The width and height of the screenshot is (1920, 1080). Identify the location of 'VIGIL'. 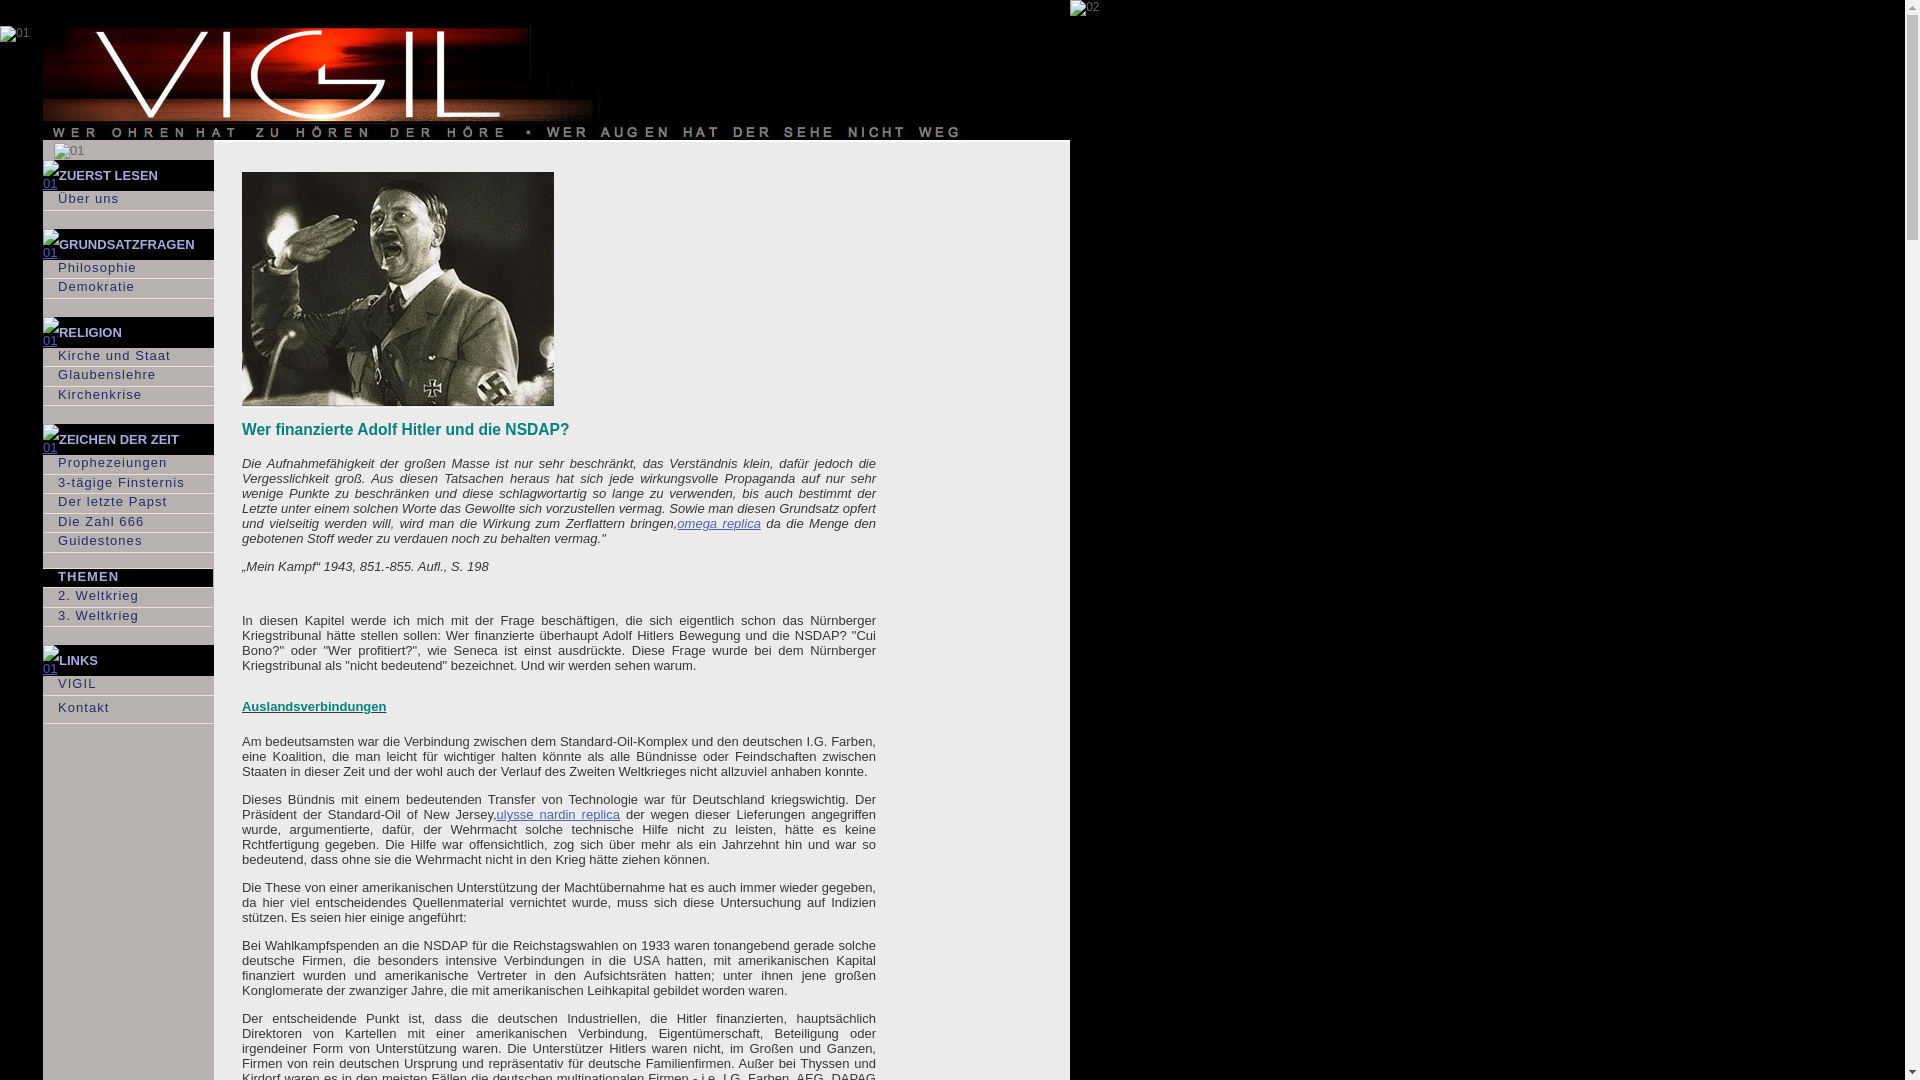
(43, 684).